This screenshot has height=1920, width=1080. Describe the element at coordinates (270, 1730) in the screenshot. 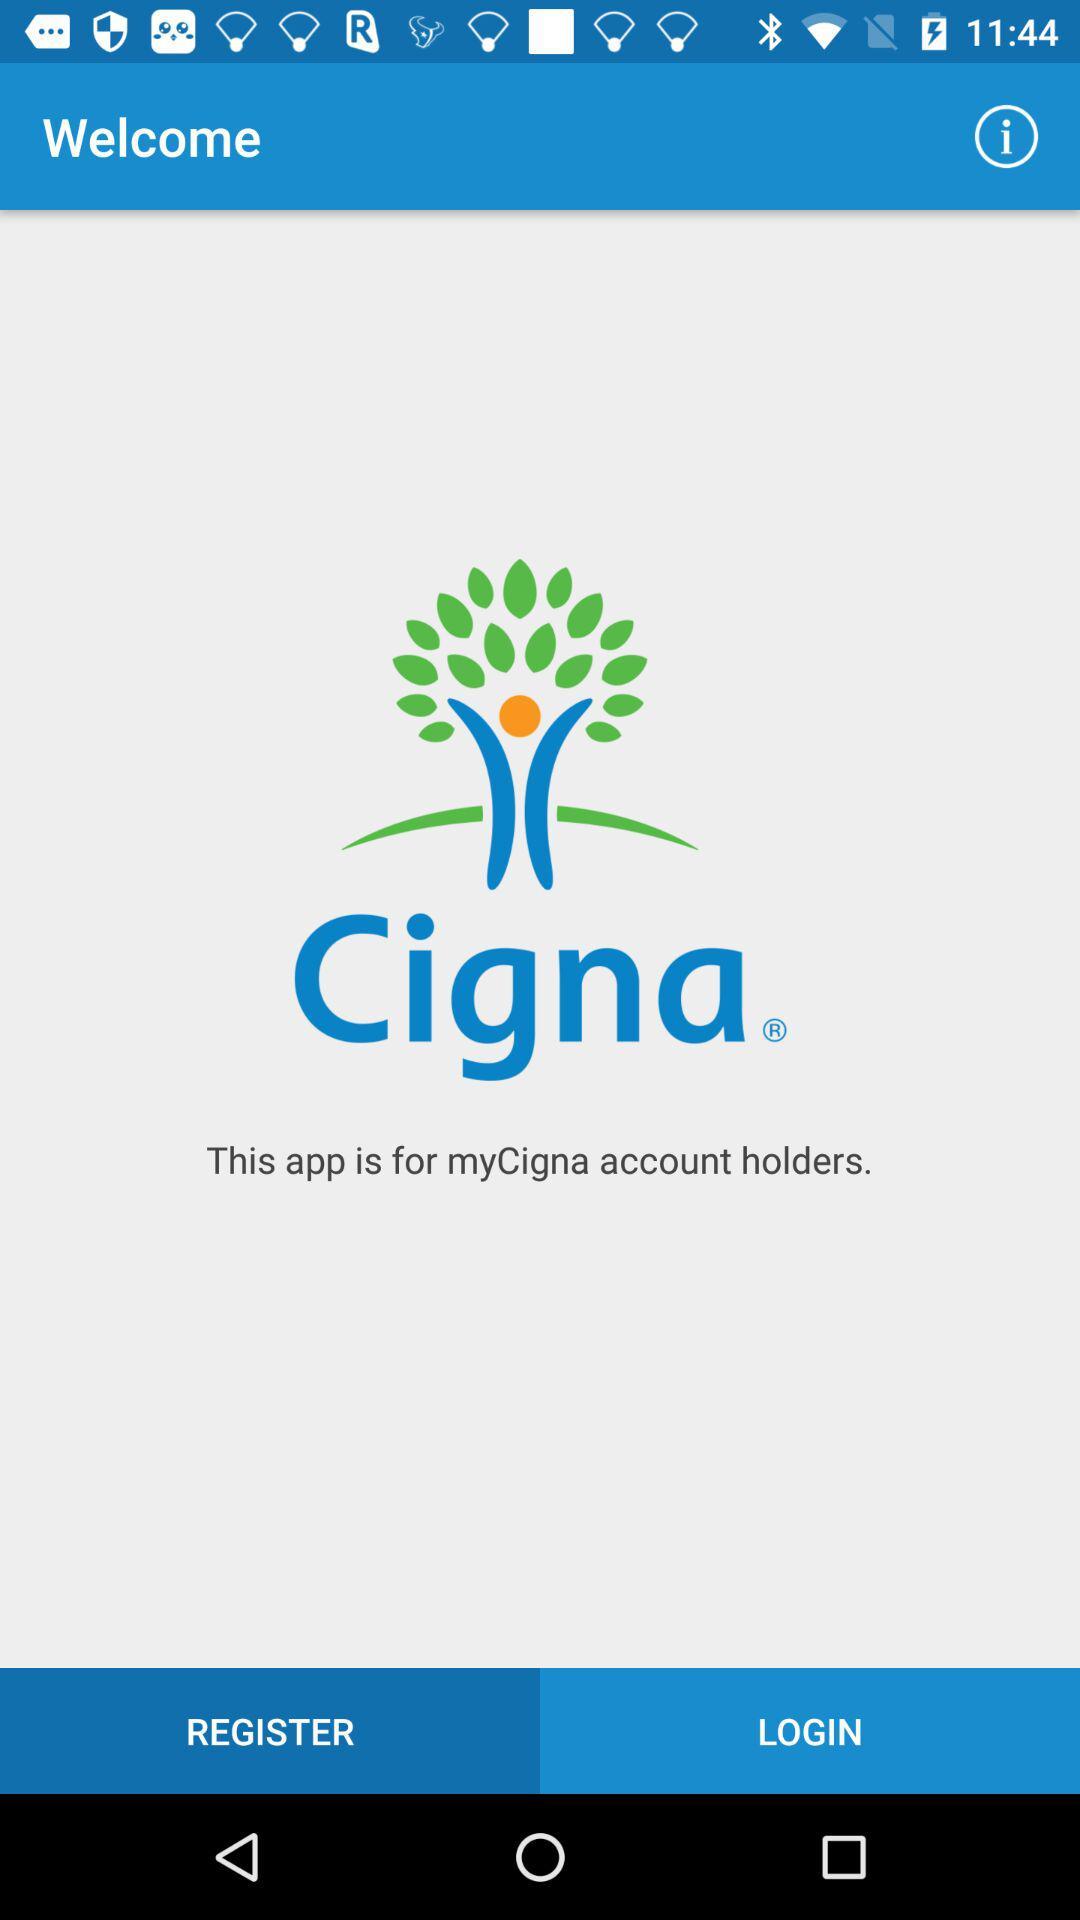

I see `register item` at that location.